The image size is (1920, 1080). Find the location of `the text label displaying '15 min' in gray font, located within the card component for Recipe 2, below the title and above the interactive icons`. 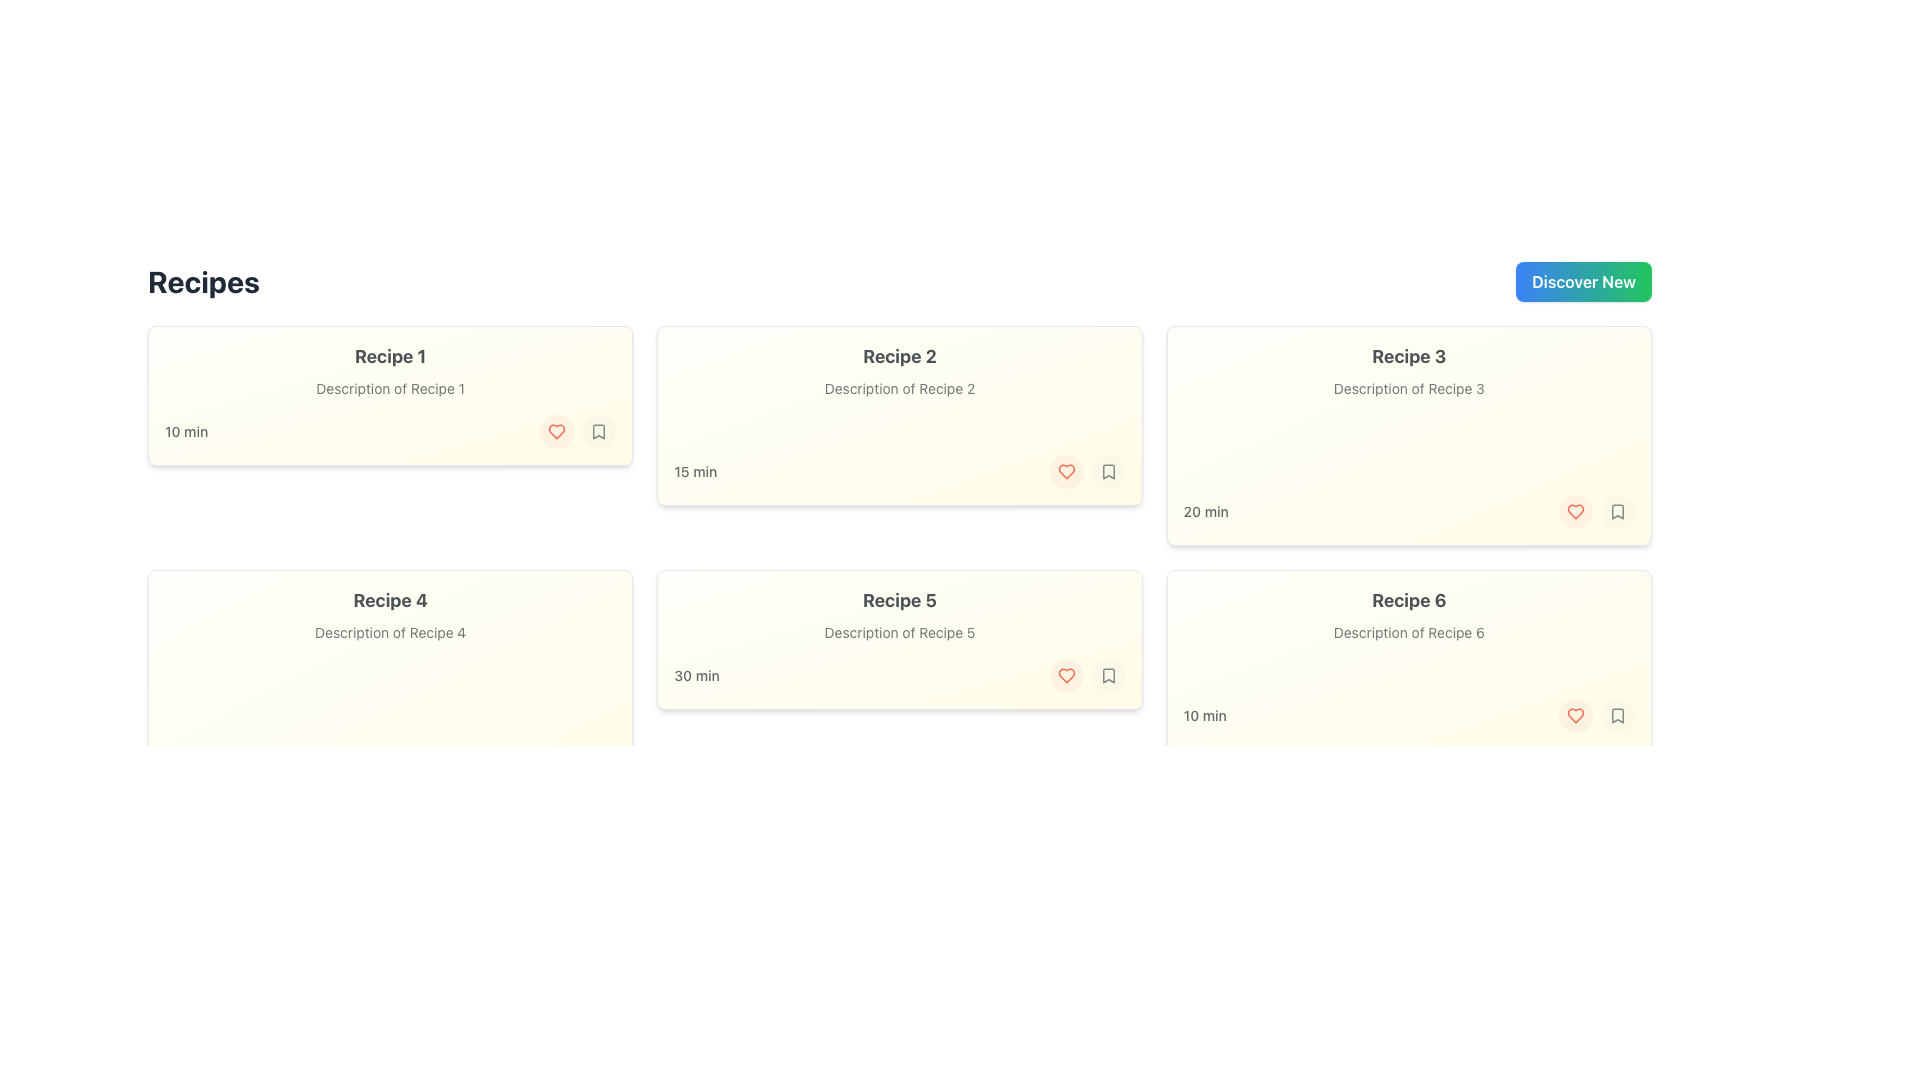

the text label displaying '15 min' in gray font, located within the card component for Recipe 2, below the title and above the interactive icons is located at coordinates (695, 471).